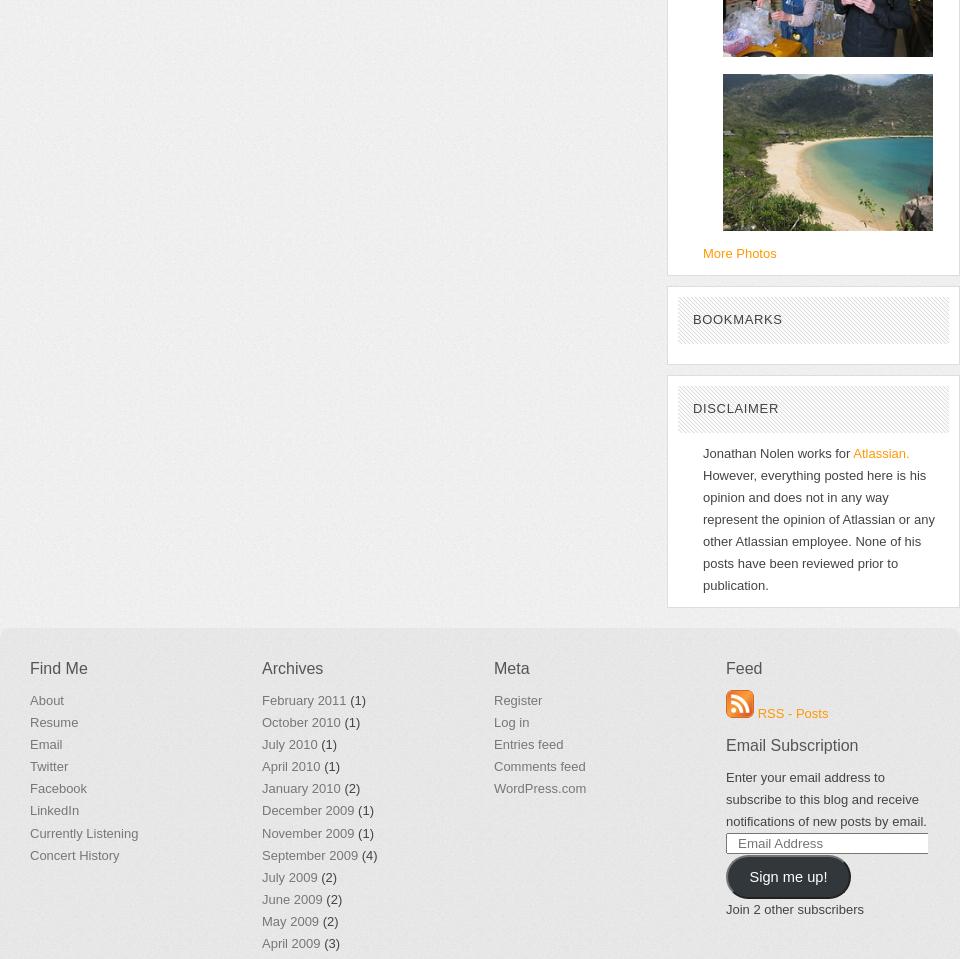 This screenshot has width=960, height=959. What do you see at coordinates (289, 920) in the screenshot?
I see `'May 2009'` at bounding box center [289, 920].